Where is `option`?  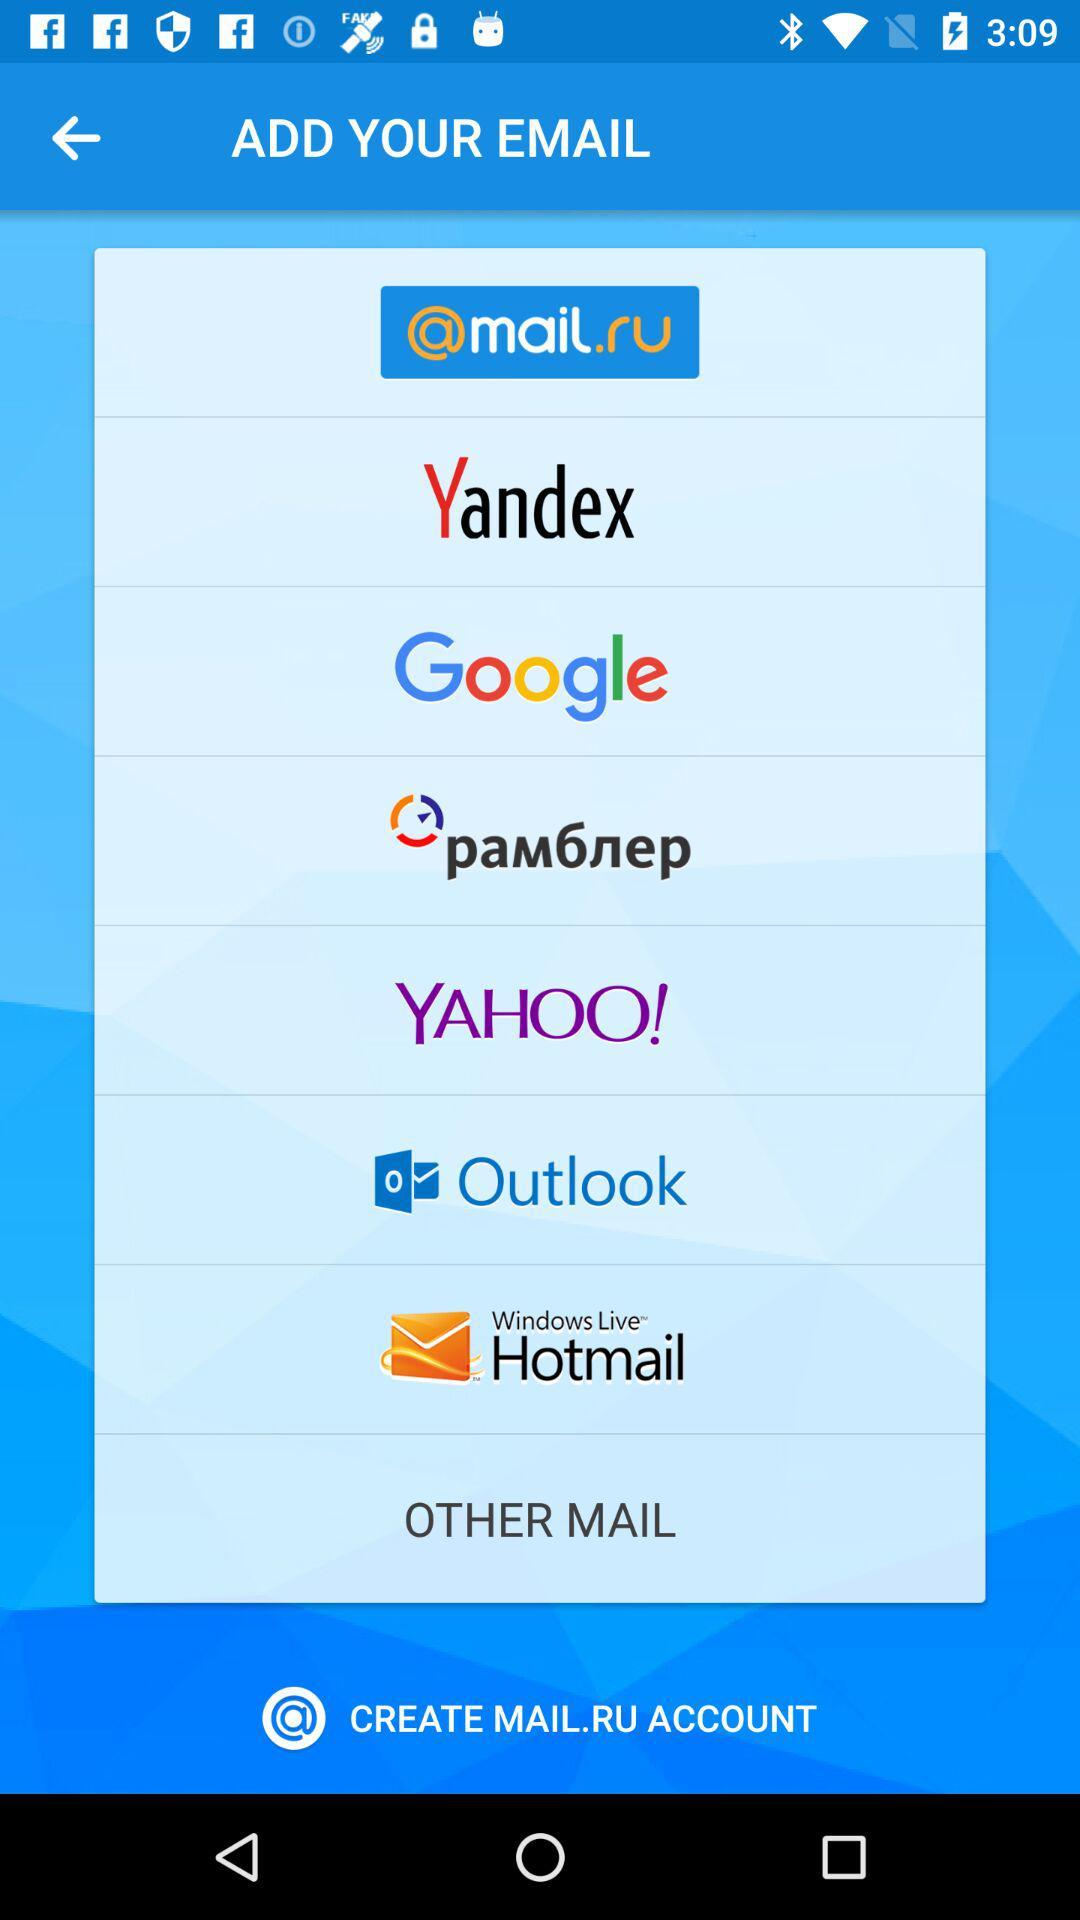
option is located at coordinates (540, 1179).